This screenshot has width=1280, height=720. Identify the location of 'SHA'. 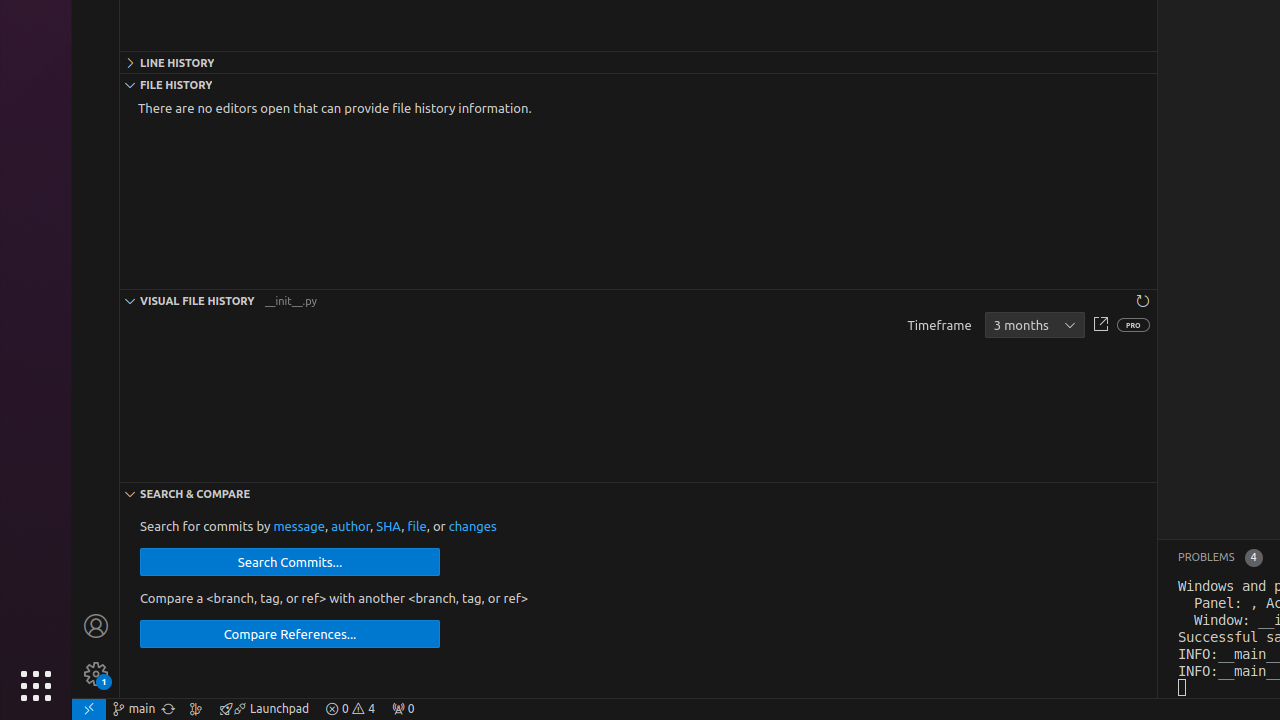
(388, 525).